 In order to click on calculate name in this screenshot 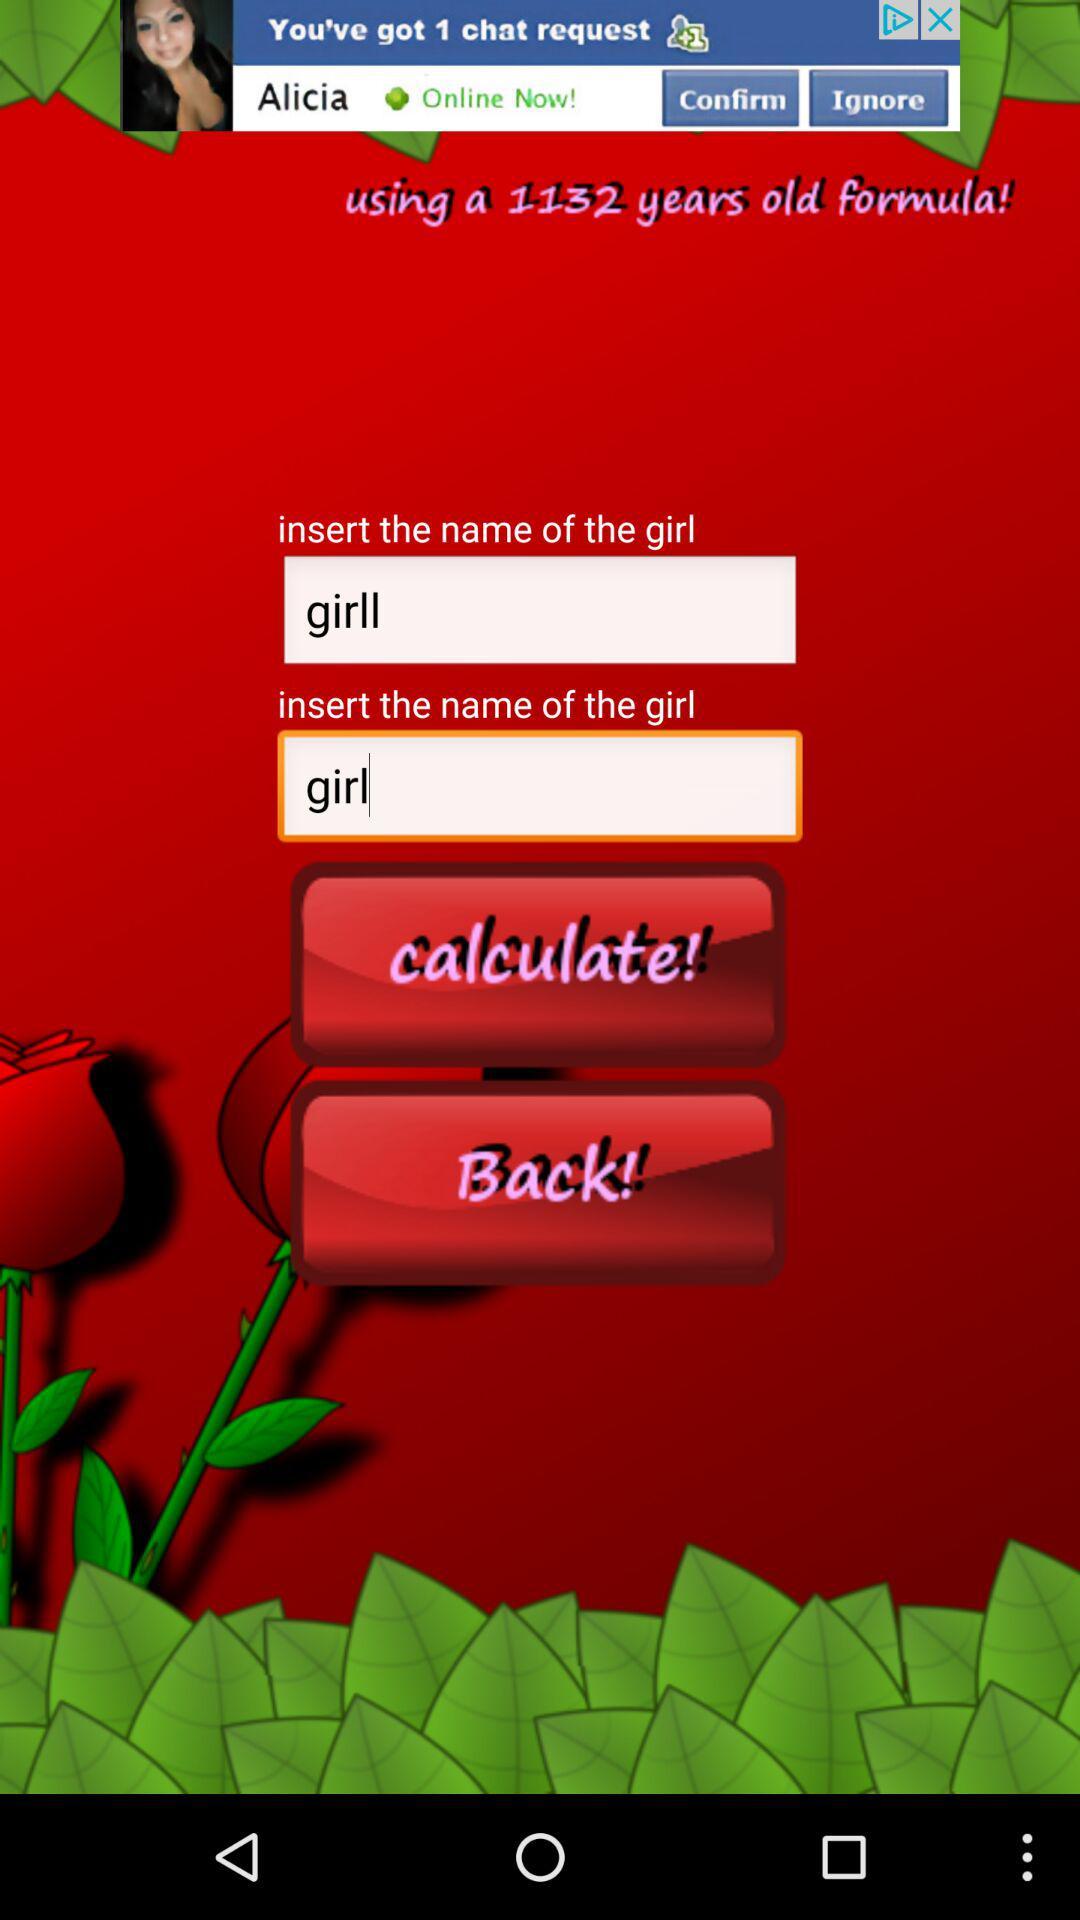, I will do `click(540, 963)`.